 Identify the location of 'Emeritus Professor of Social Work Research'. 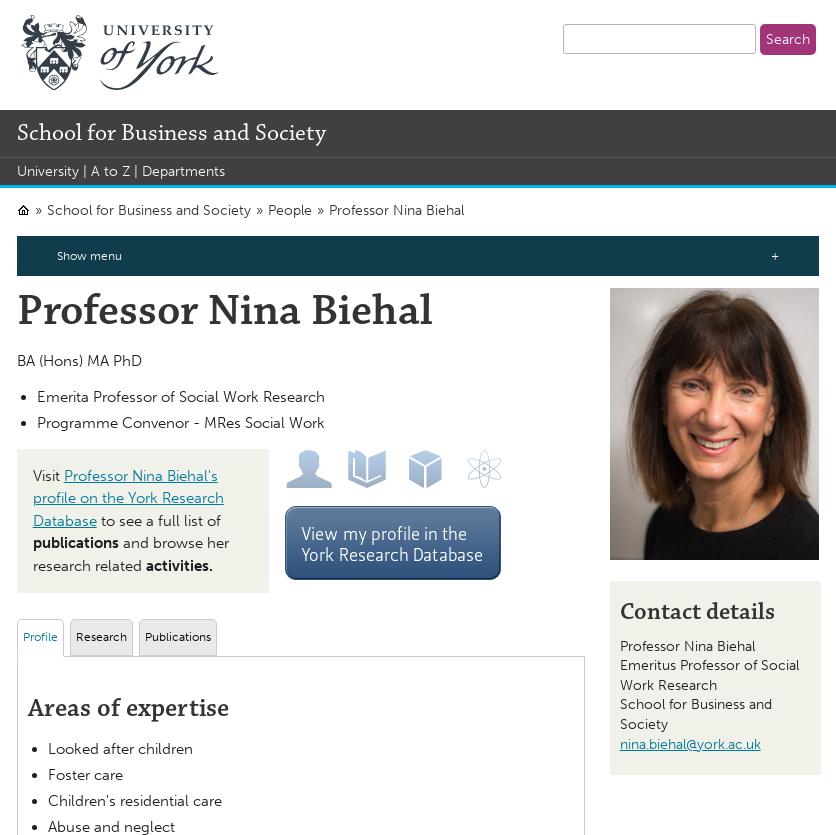
(708, 675).